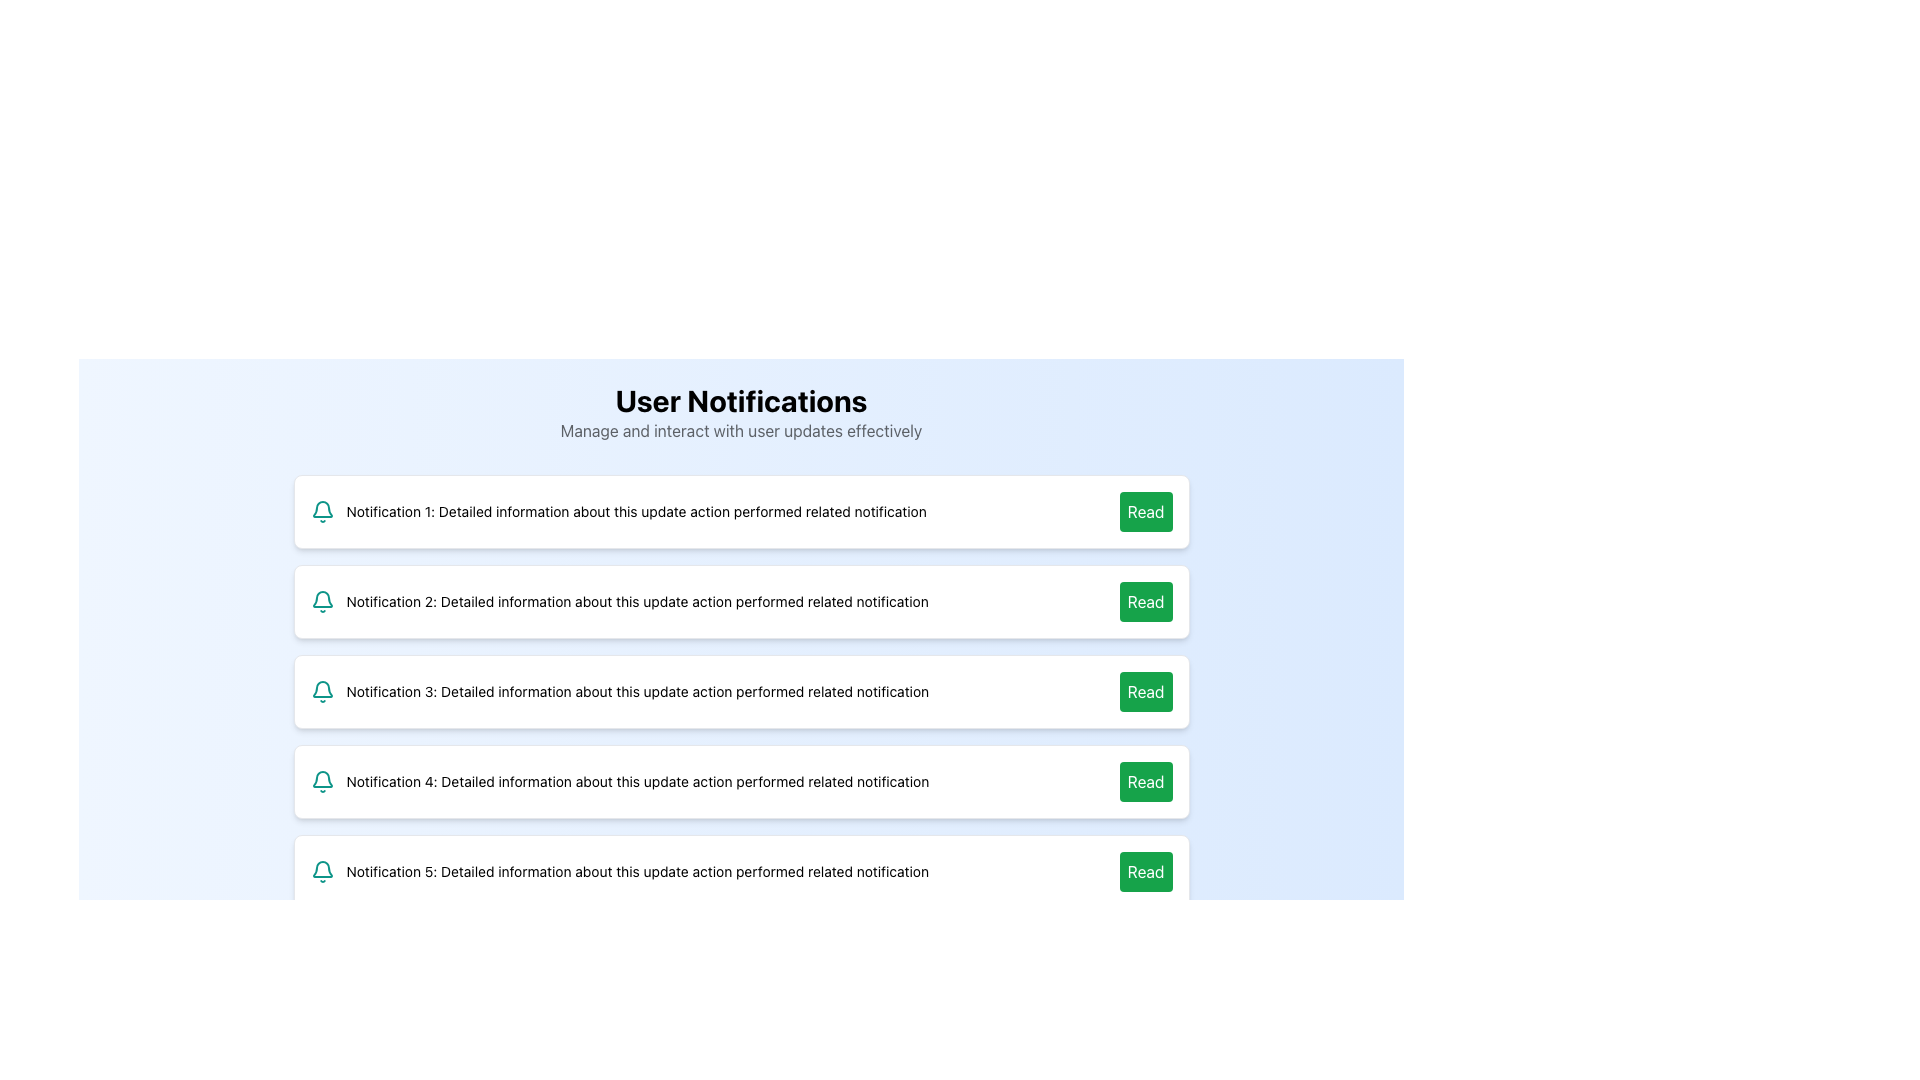 The image size is (1920, 1080). What do you see at coordinates (322, 870) in the screenshot?
I see `the teal bell icon located in the fifth row of the notification list` at bounding box center [322, 870].